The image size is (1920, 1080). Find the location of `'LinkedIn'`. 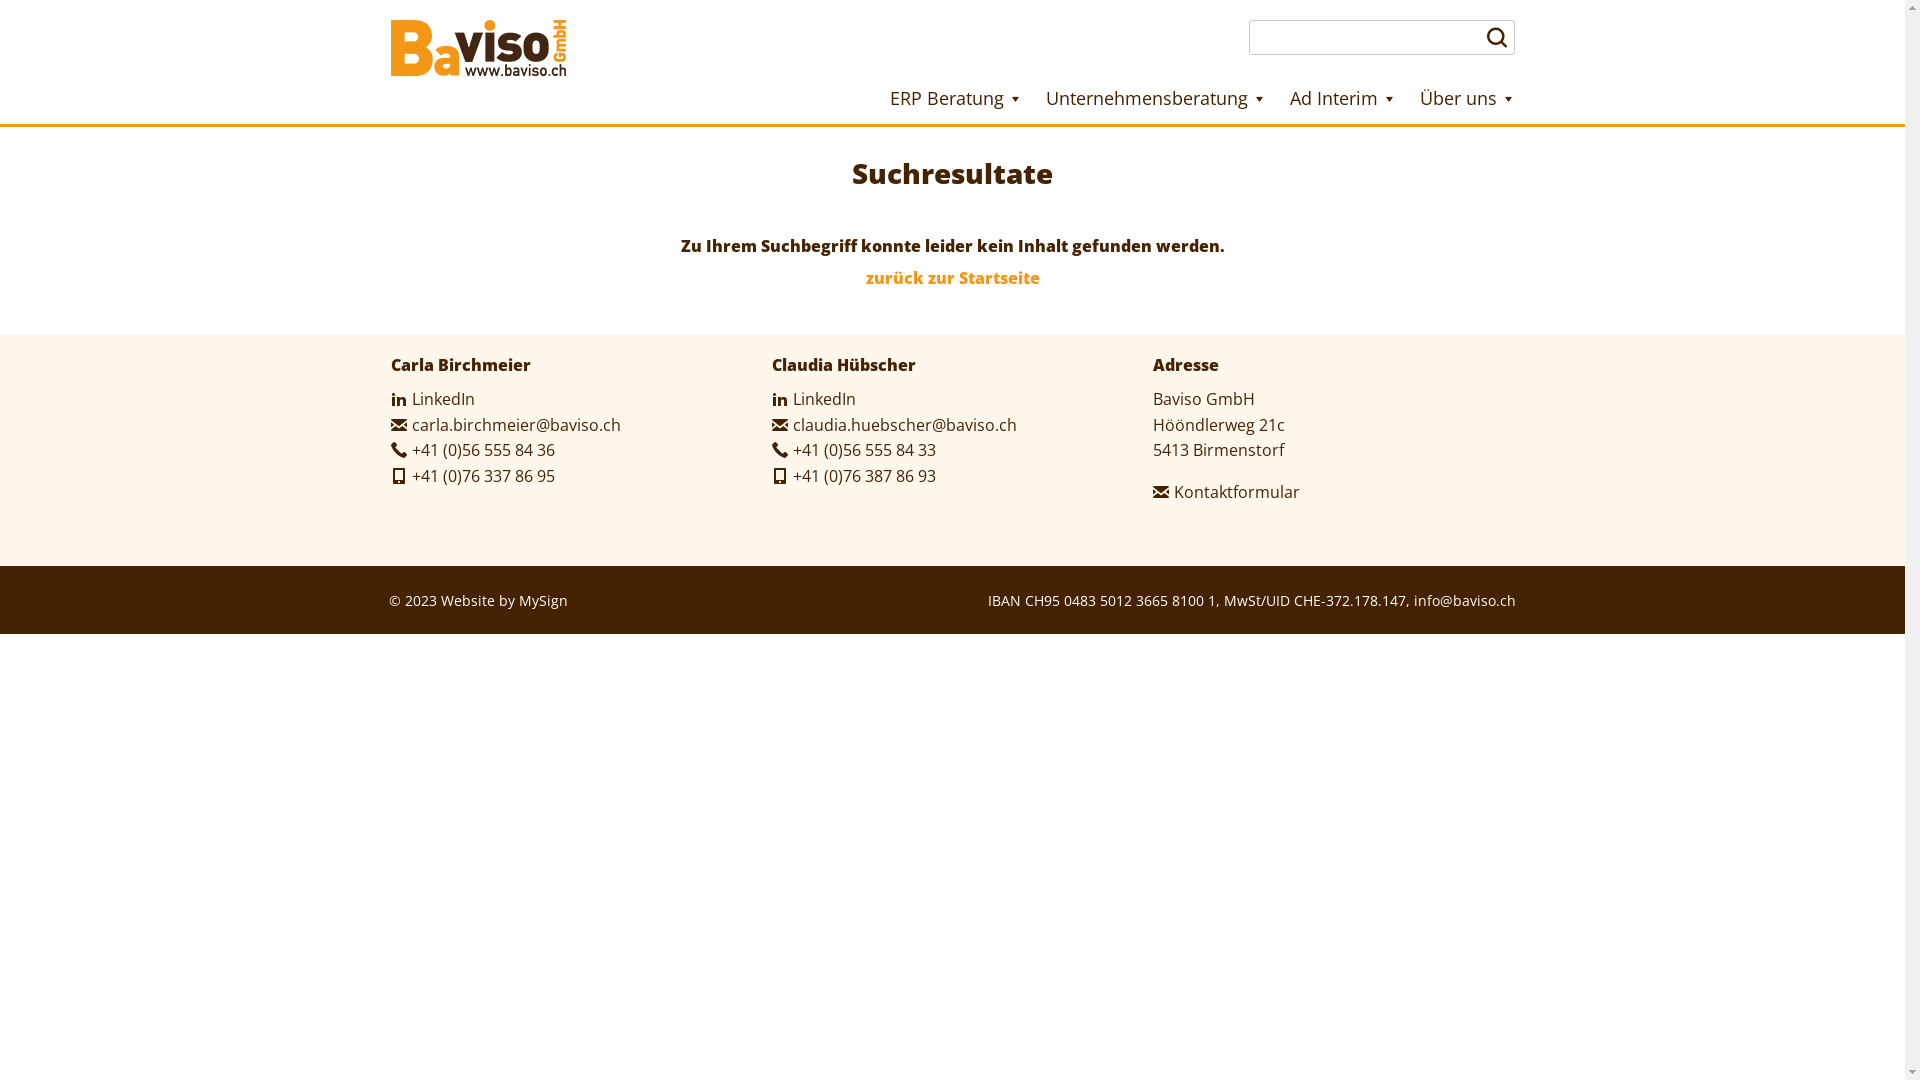

'LinkedIn' is located at coordinates (771, 398).